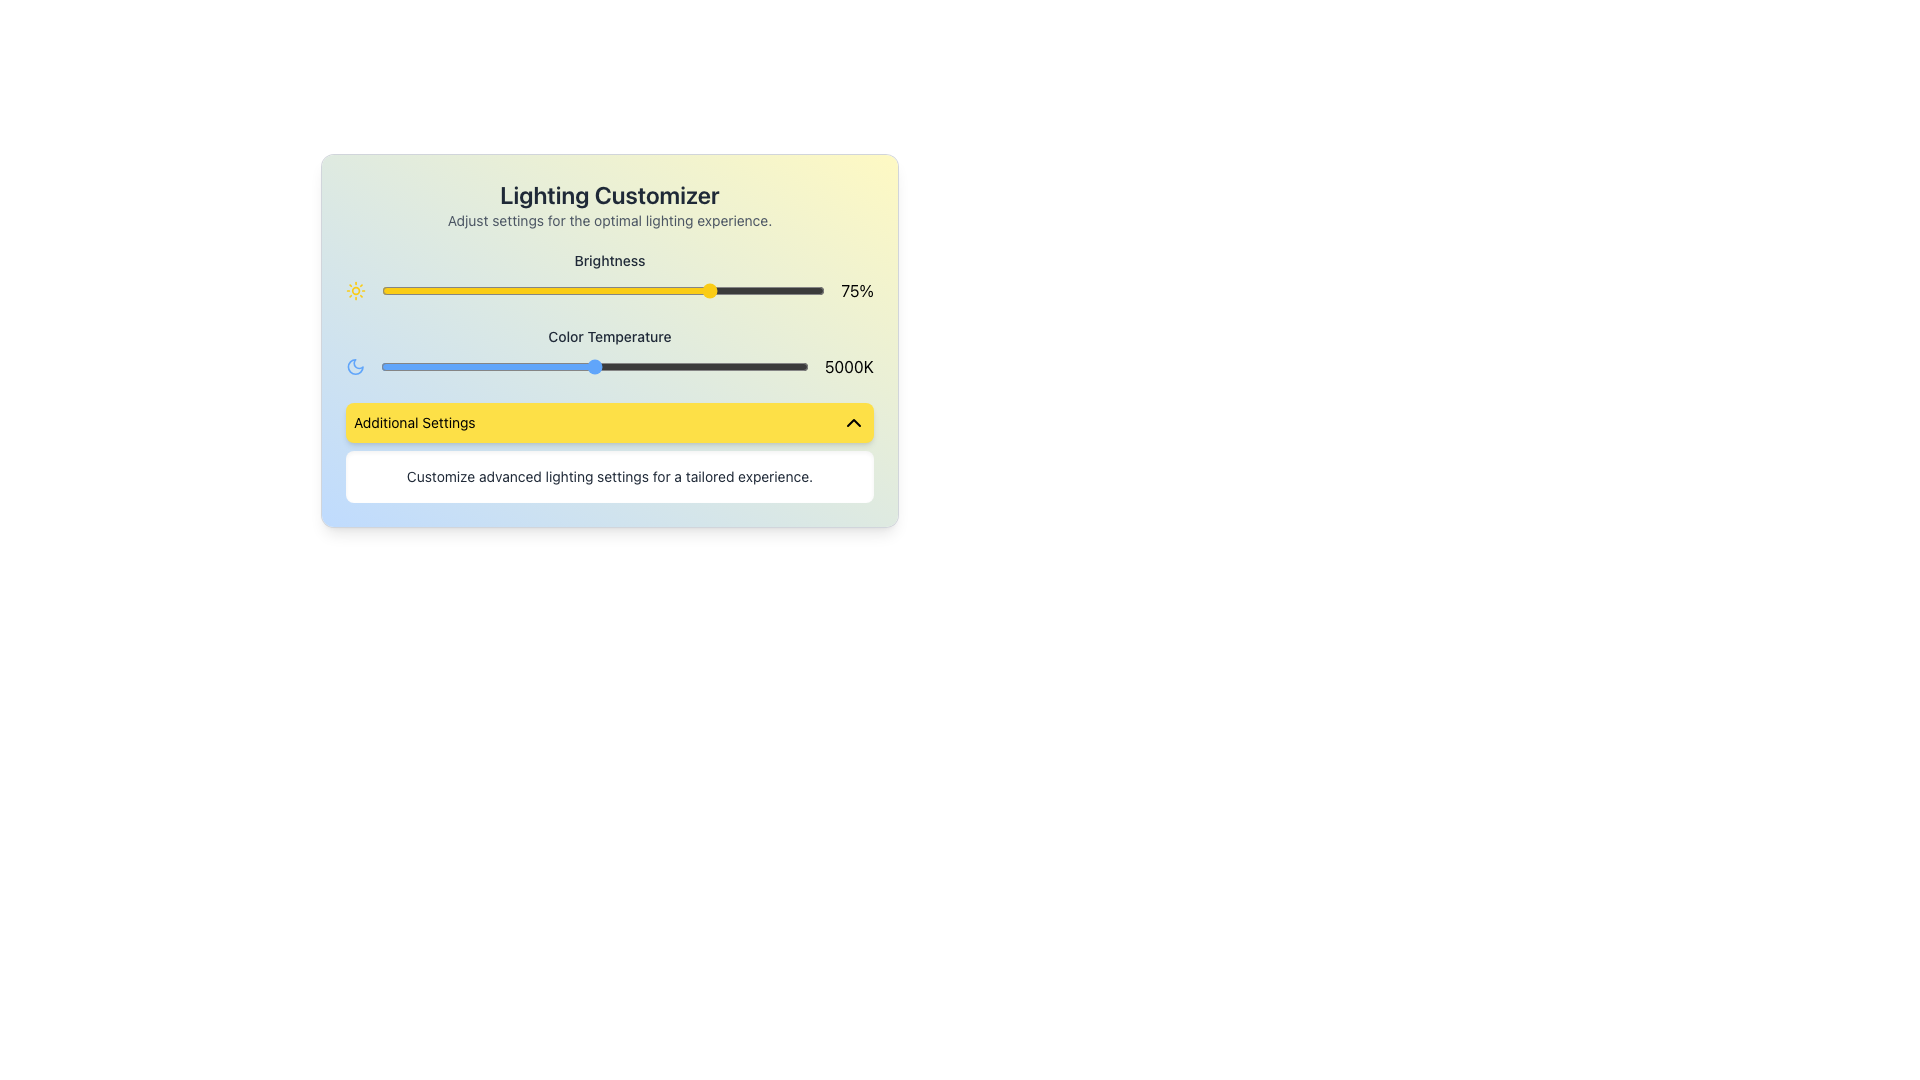  What do you see at coordinates (730, 366) in the screenshot?
I see `the color temperature` at bounding box center [730, 366].